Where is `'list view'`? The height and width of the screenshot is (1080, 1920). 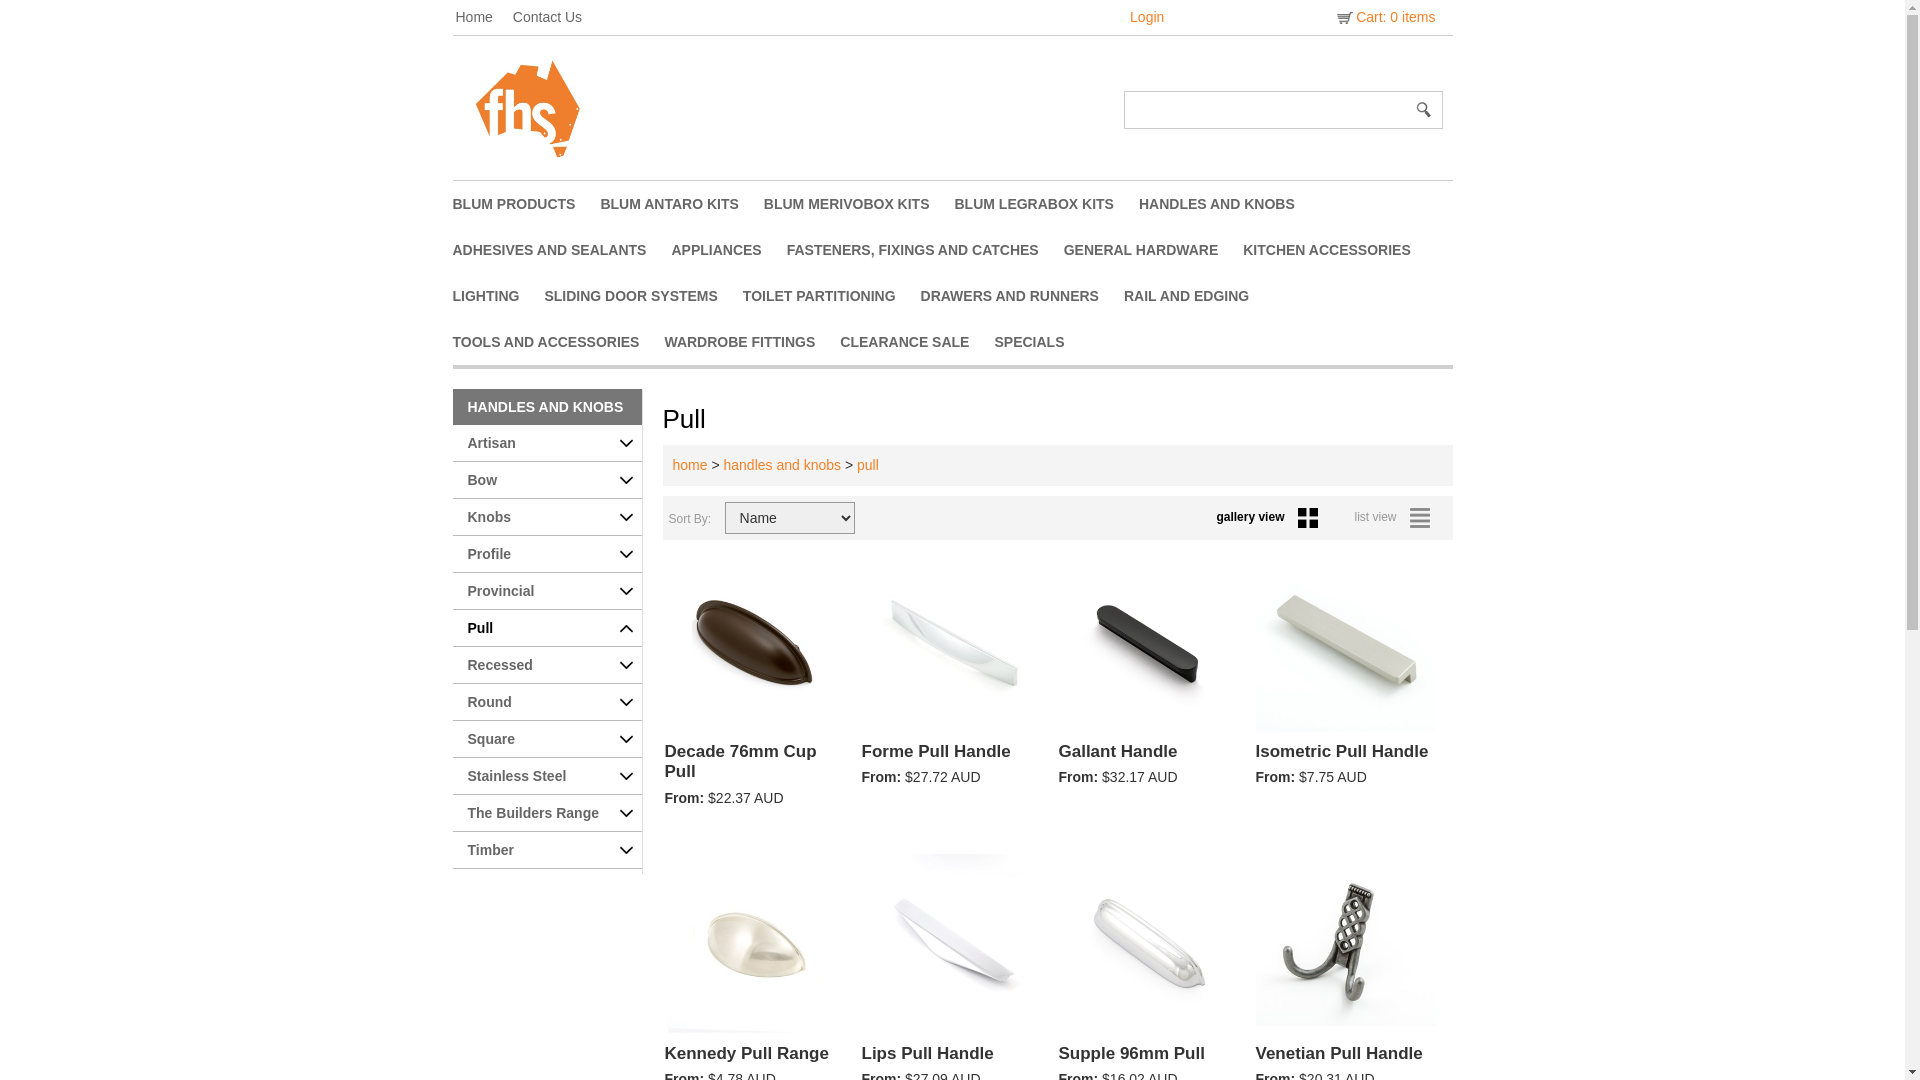 'list view' is located at coordinates (1395, 515).